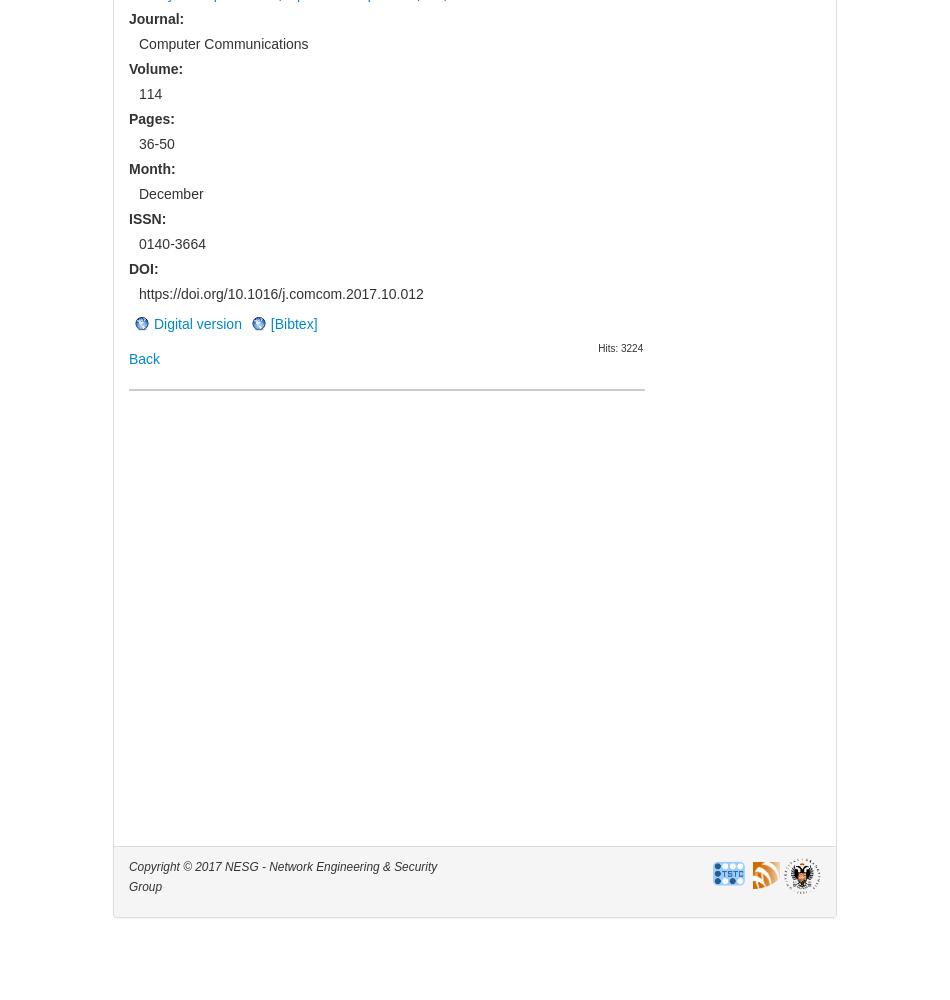 The image size is (950, 1000). Describe the element at coordinates (138, 293) in the screenshot. I see `'https://doi.org/10.1016/j.comcom.2017.10.012'` at that location.